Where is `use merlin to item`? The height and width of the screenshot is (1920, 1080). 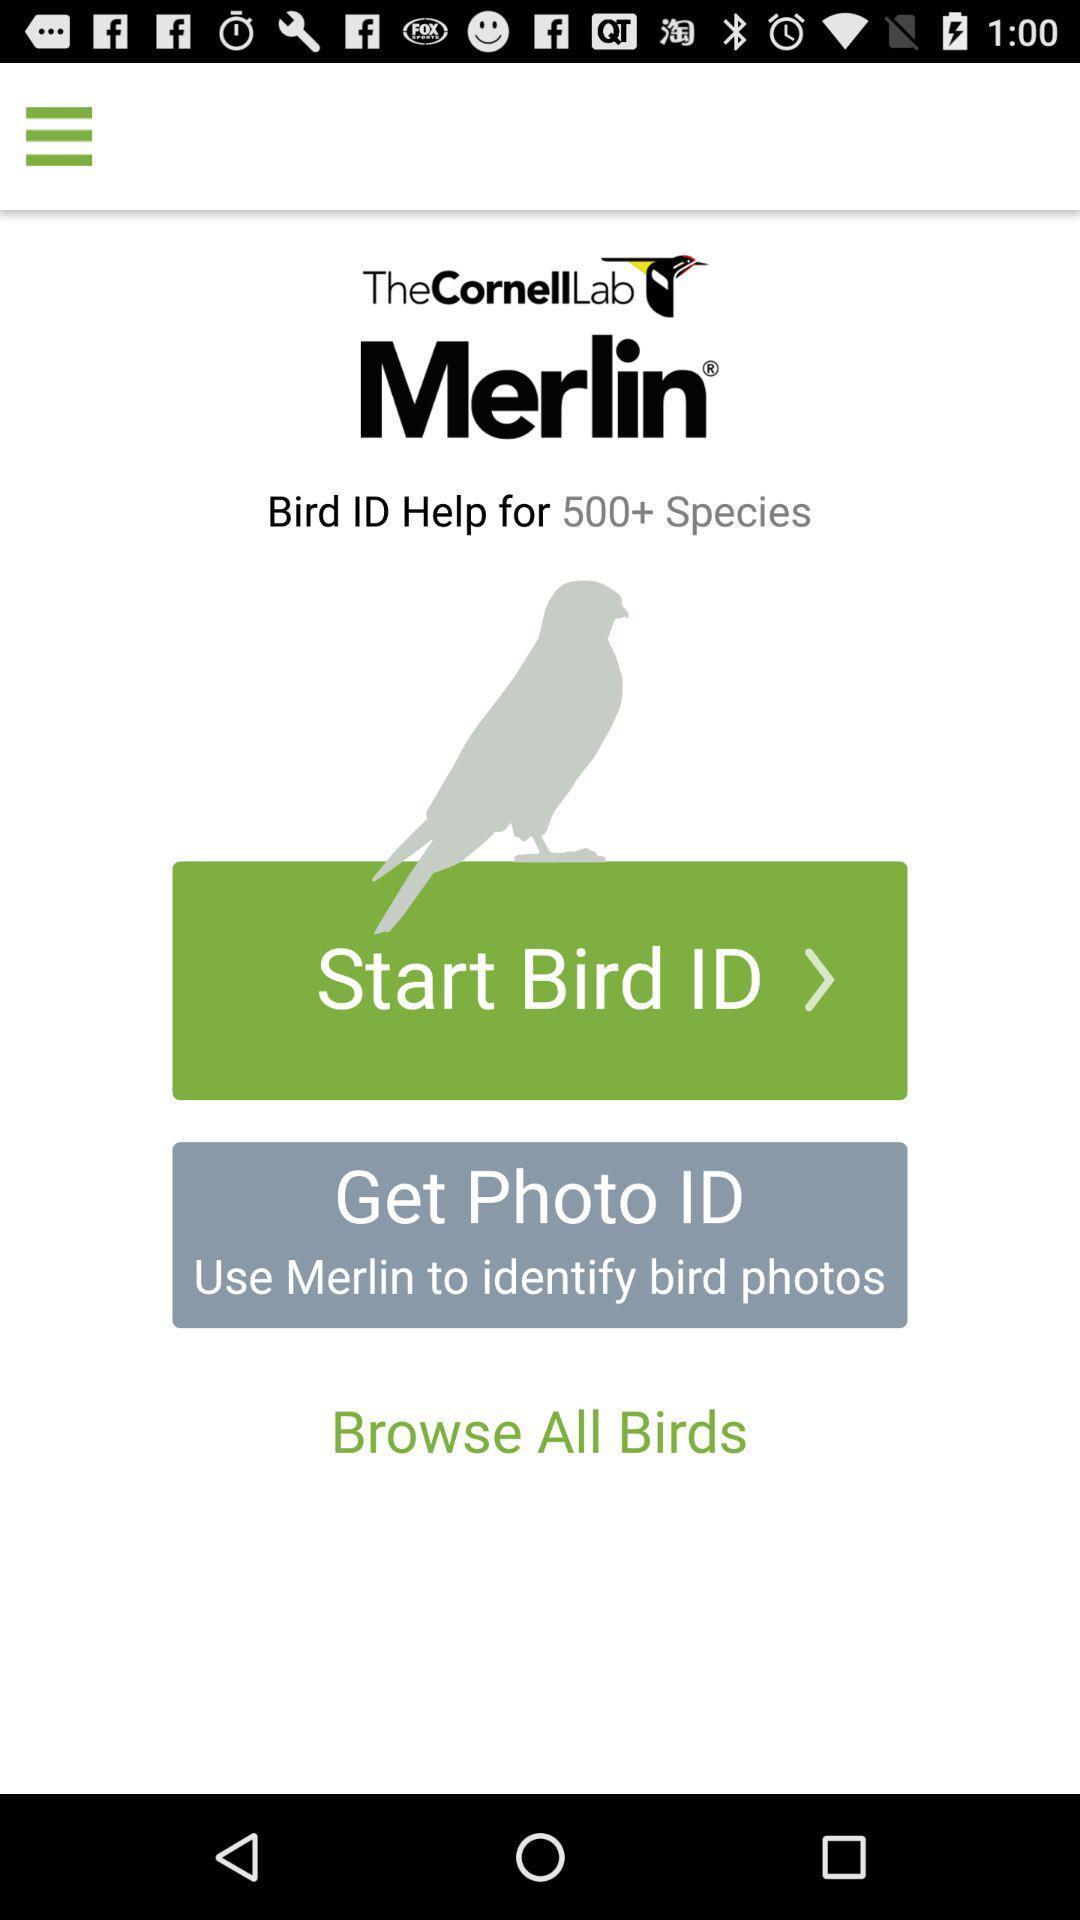 use merlin to item is located at coordinates (538, 1274).